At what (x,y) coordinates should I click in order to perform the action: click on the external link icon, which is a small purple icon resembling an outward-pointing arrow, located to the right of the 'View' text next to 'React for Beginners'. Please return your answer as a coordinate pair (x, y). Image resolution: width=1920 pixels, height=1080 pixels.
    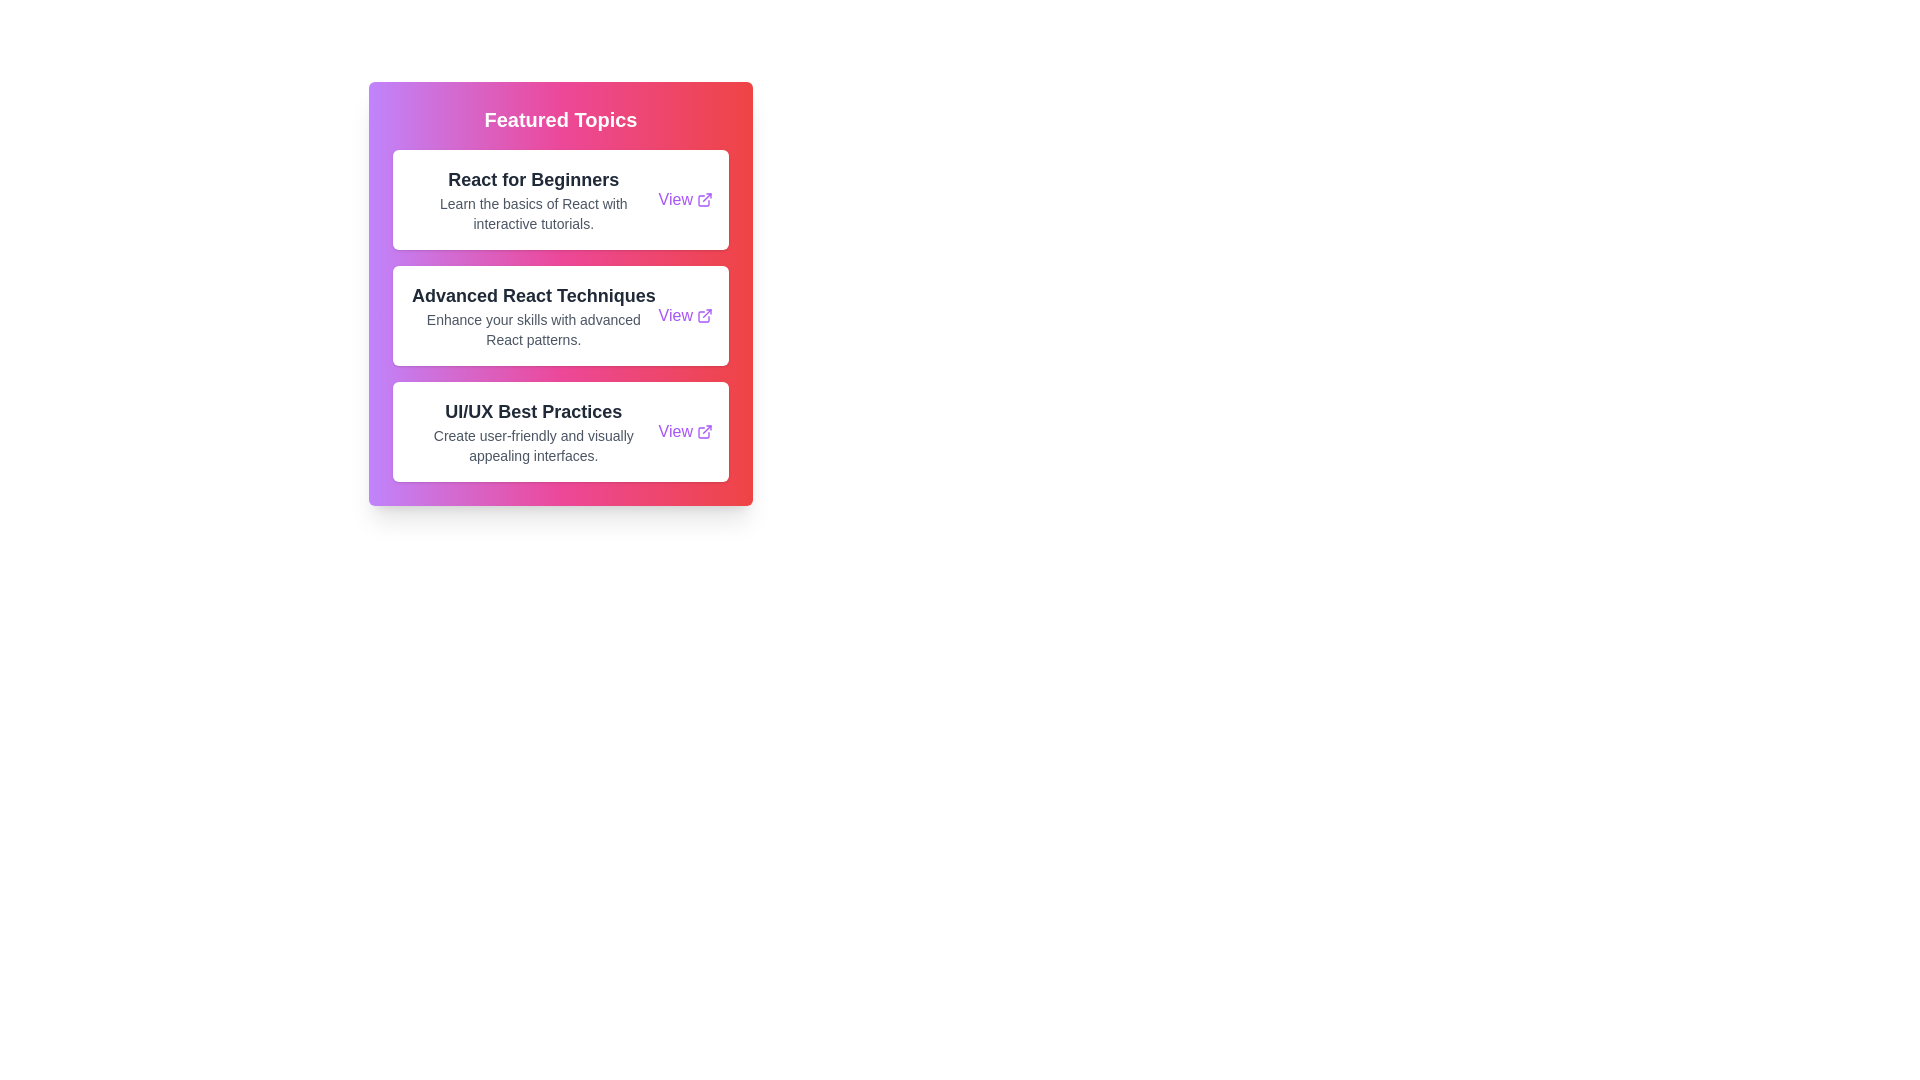
    Looking at the image, I should click on (705, 200).